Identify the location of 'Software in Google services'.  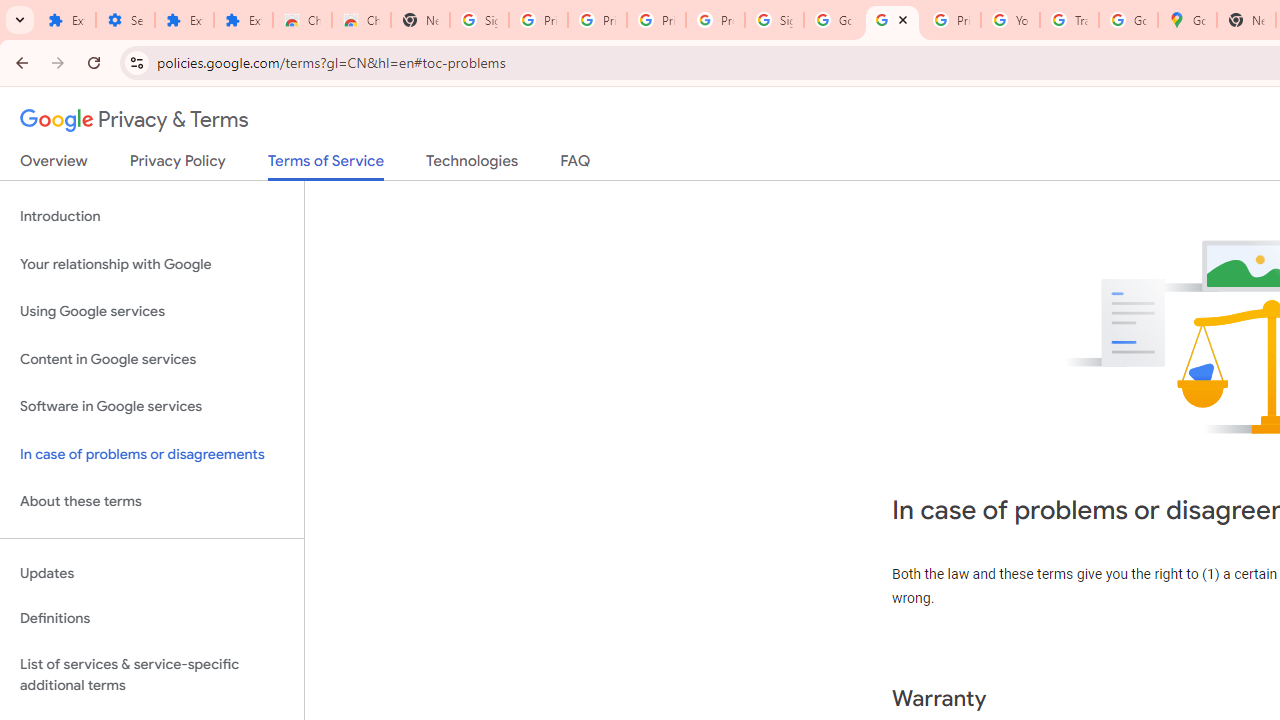
(151, 406).